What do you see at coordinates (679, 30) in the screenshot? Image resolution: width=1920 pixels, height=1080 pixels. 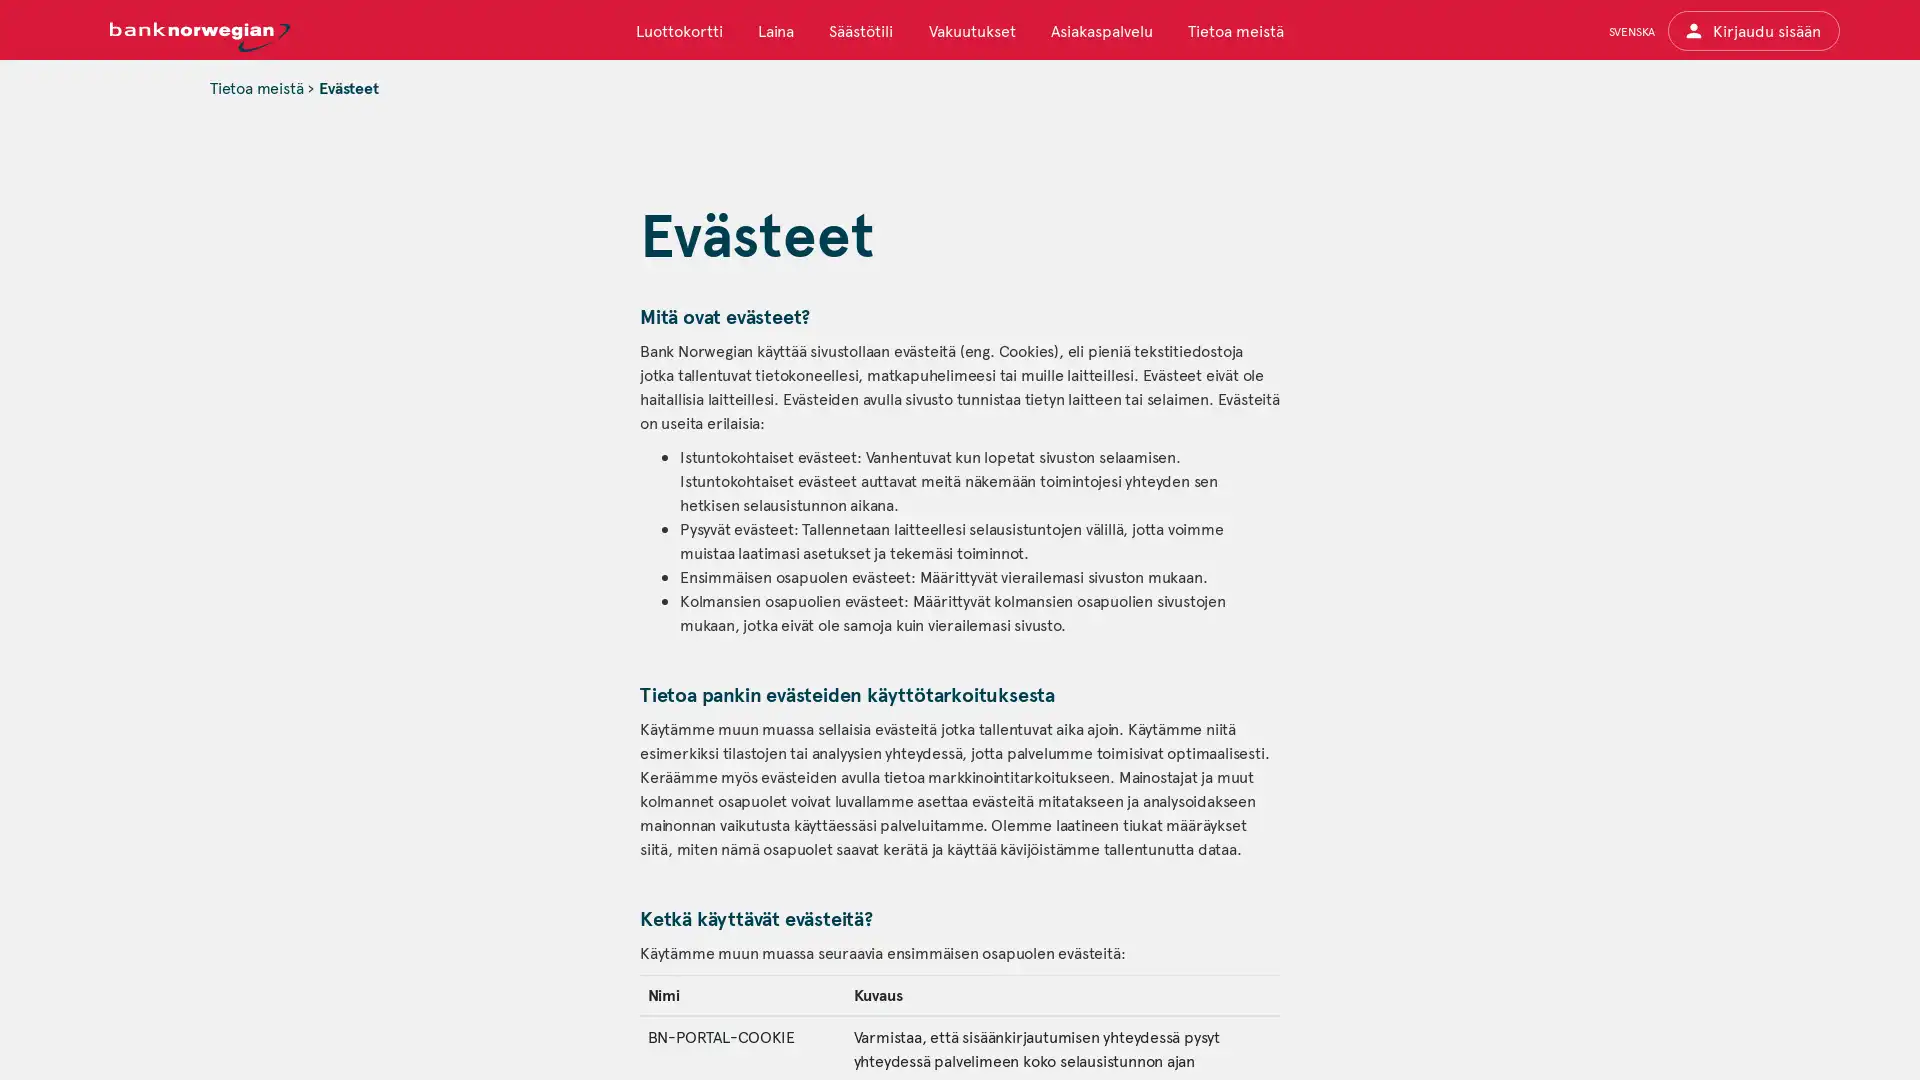 I see `Luottokortti` at bounding box center [679, 30].